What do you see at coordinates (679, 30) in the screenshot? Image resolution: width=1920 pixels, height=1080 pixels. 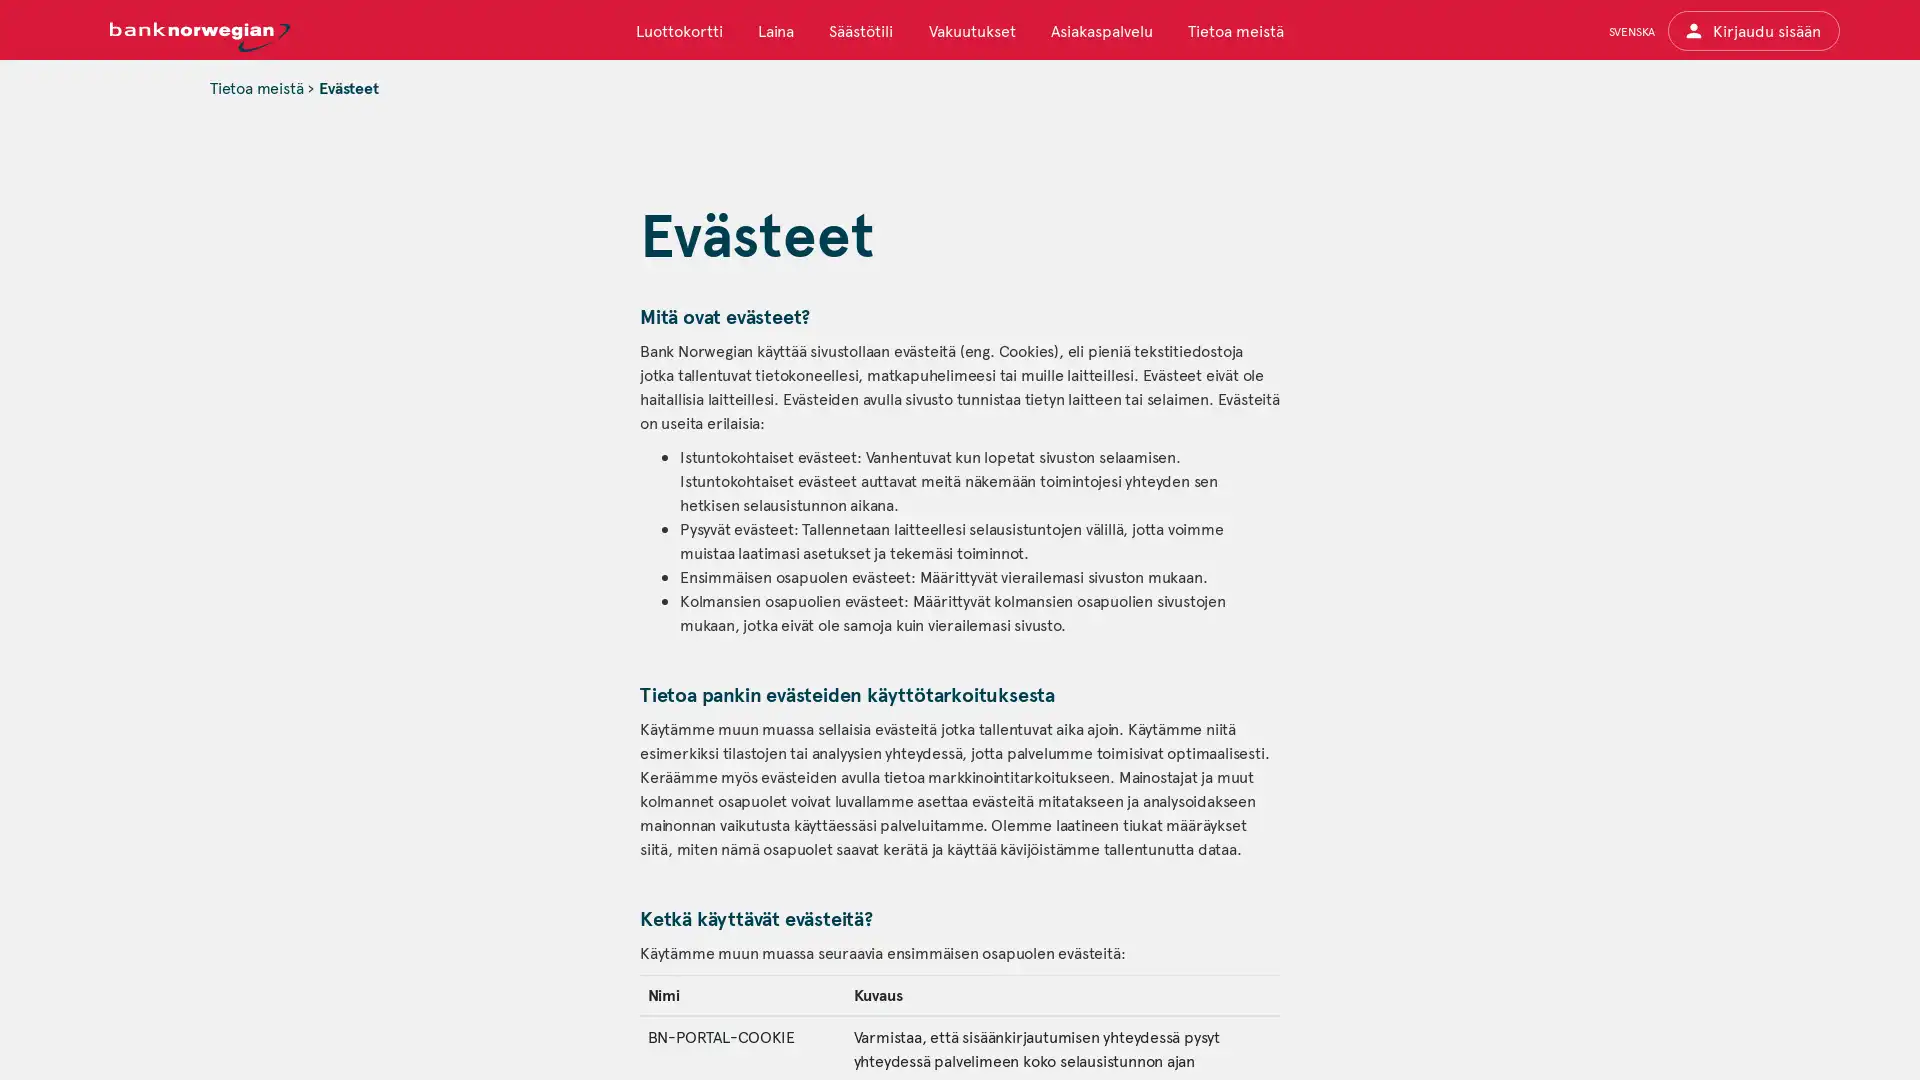 I see `Luottokortti` at bounding box center [679, 30].